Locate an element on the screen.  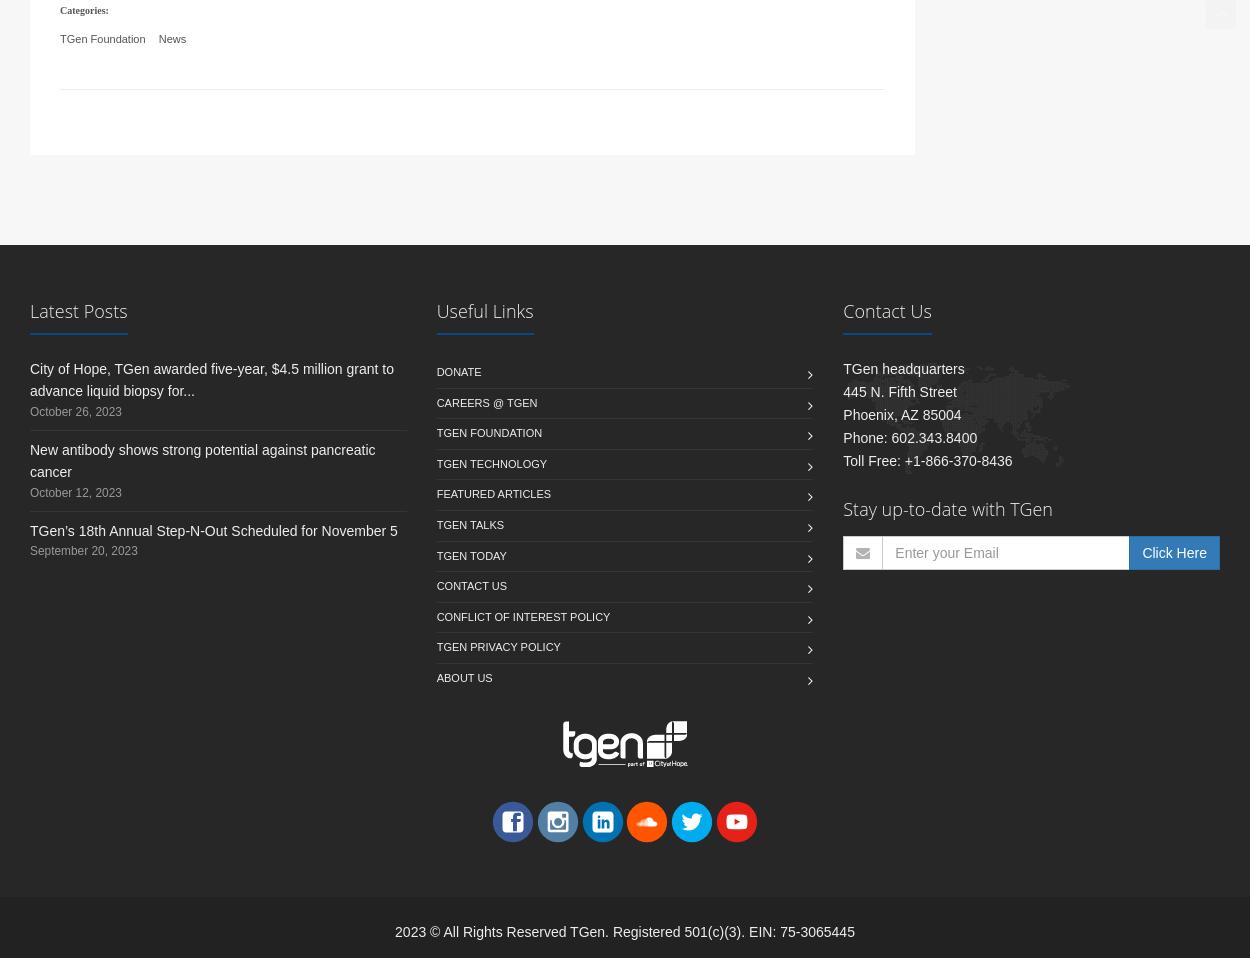
'City of Hope, TGen awarded five-year, $4.5 million grant to advance liquid biopsy for...' is located at coordinates (30, 402).